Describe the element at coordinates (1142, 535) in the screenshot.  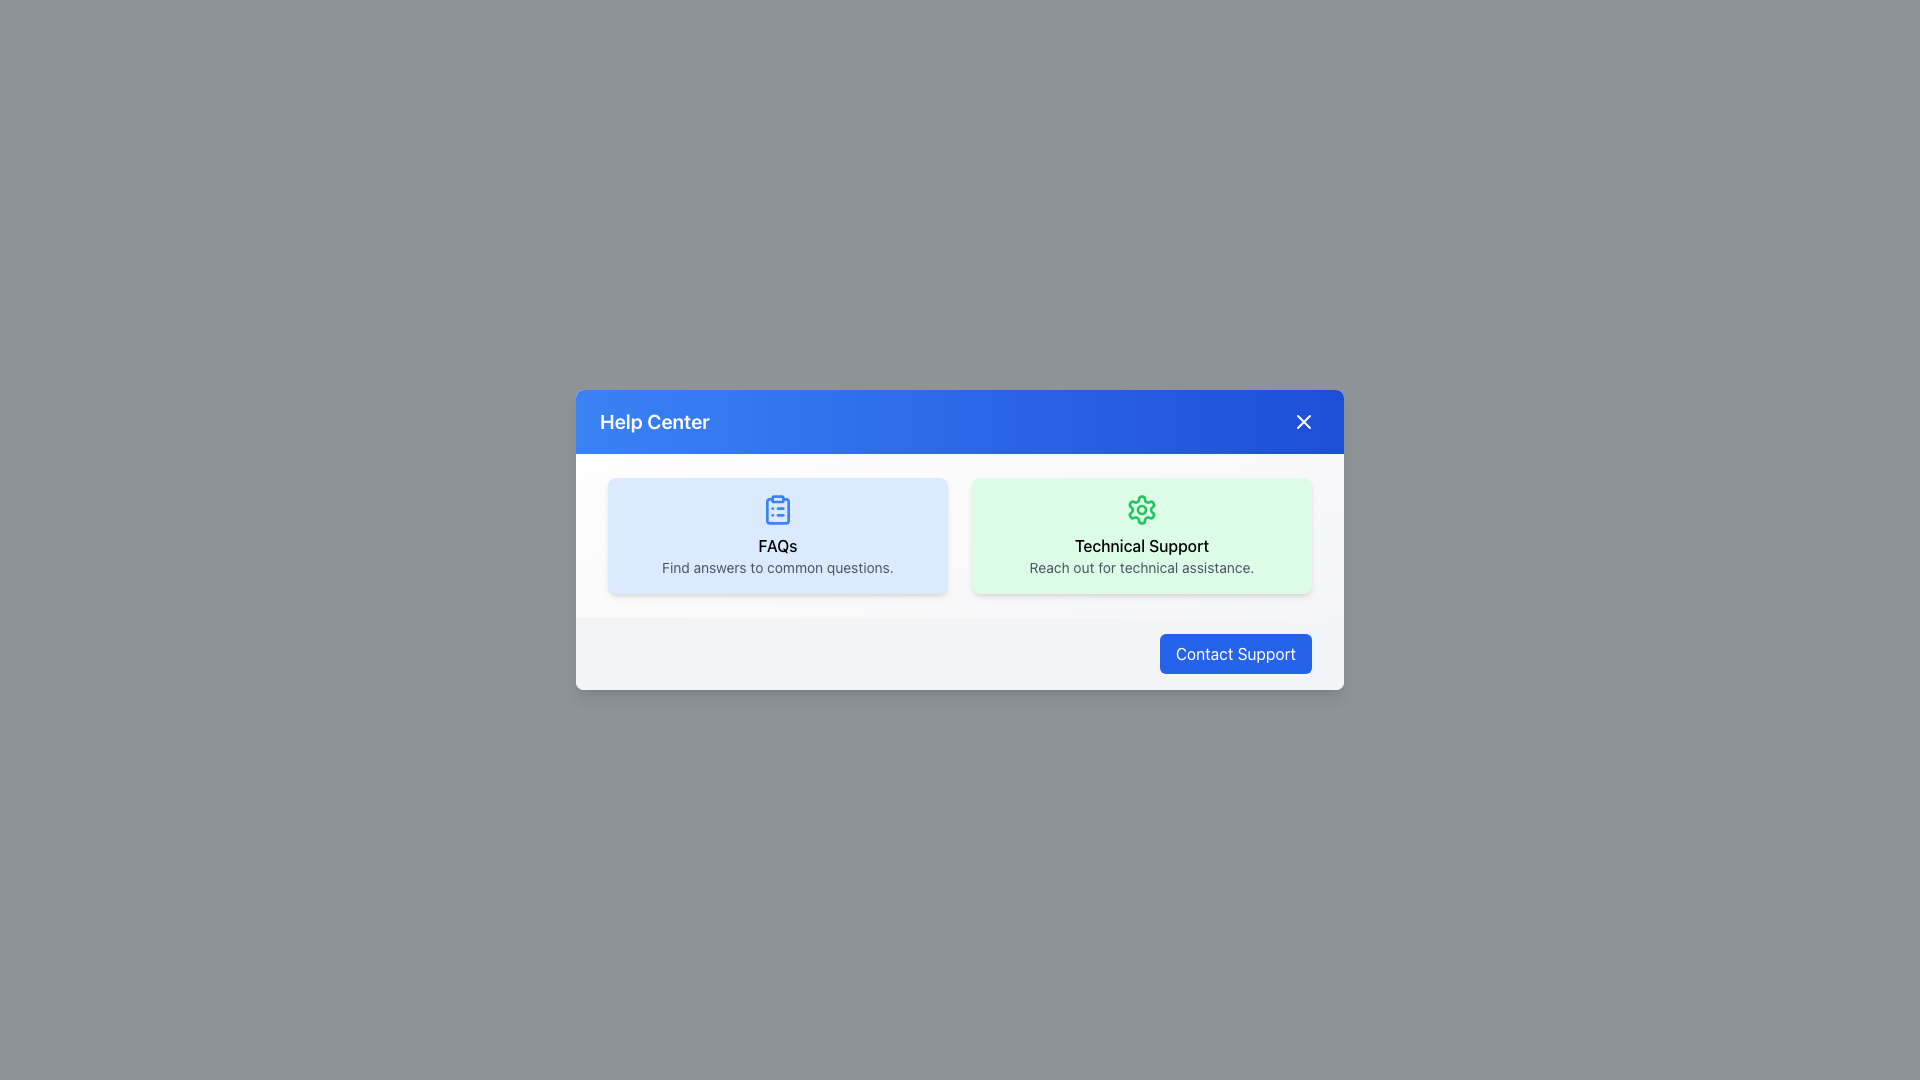
I see `the Informational Card located in the right column, next to the 'FAQs' card` at that location.